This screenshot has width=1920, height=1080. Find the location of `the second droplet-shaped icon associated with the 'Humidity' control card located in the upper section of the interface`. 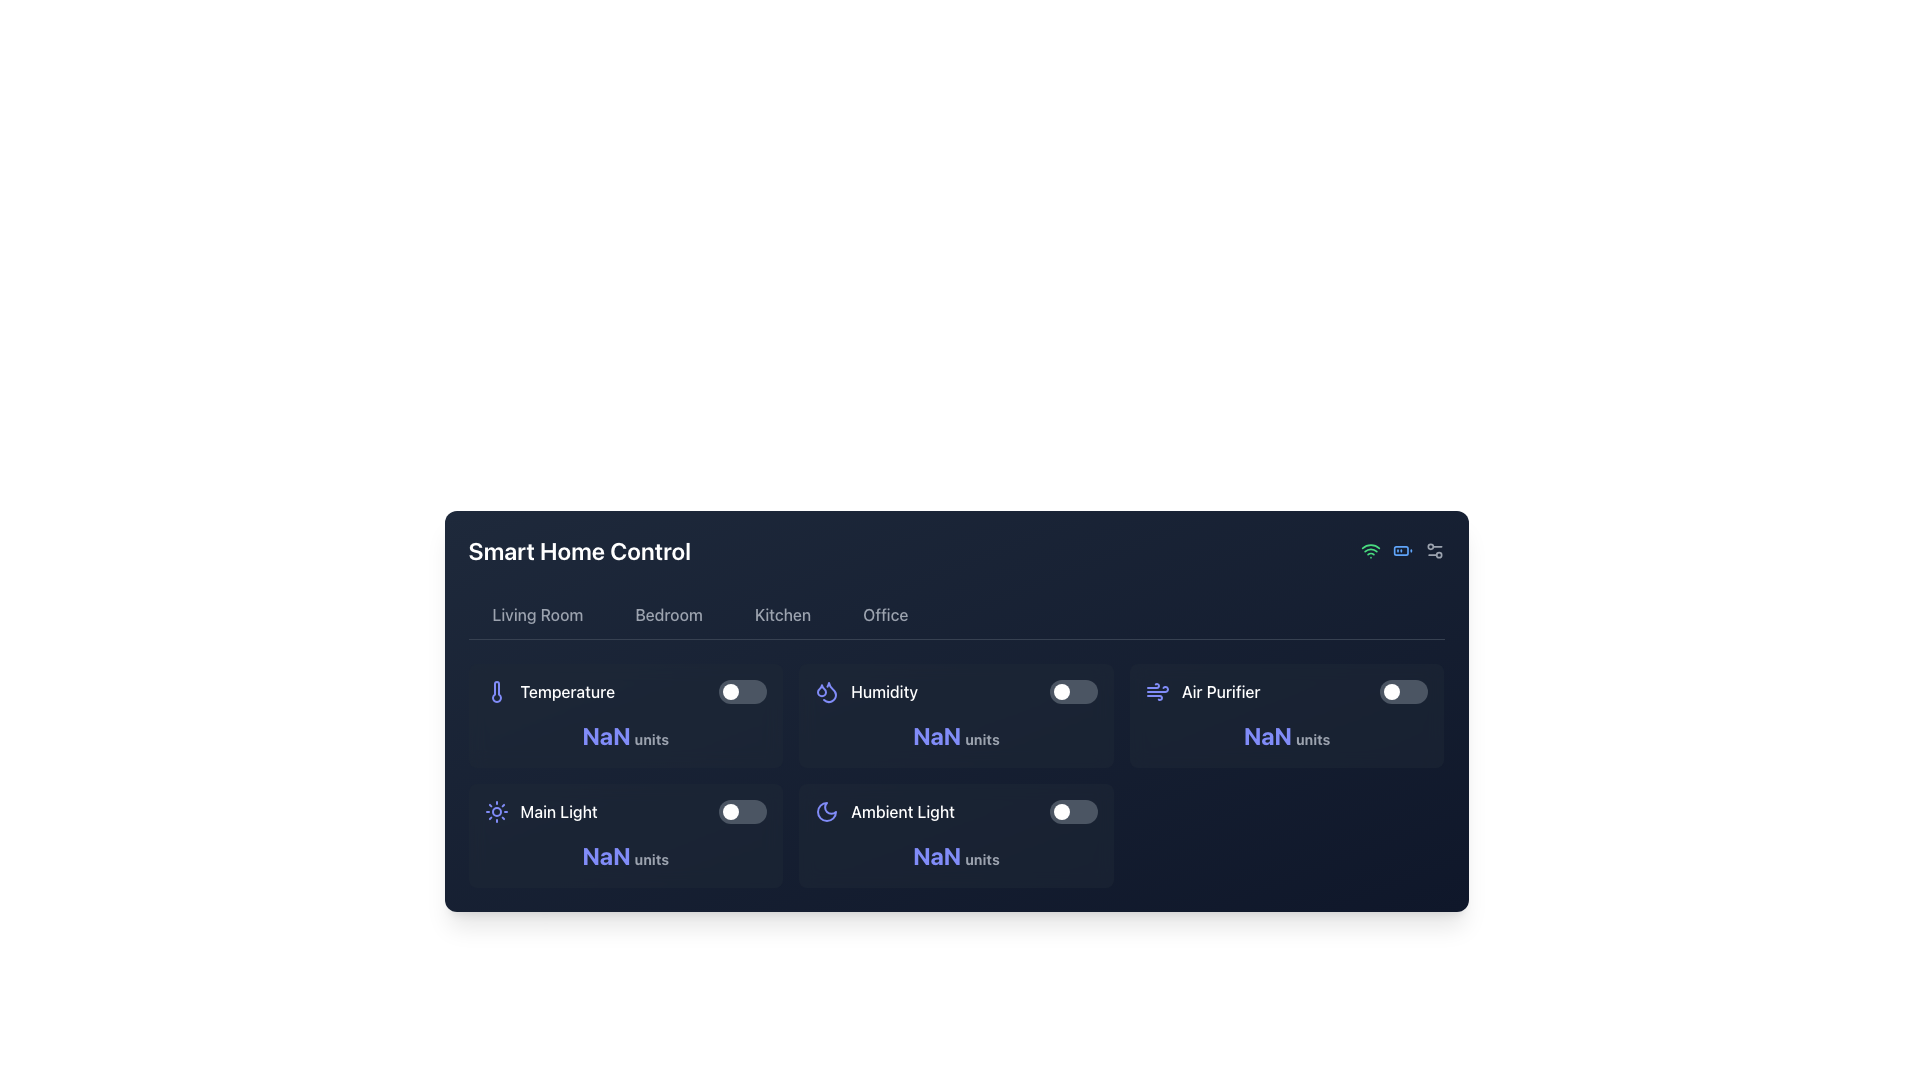

the second droplet-shaped icon associated with the 'Humidity' control card located in the upper section of the interface is located at coordinates (830, 691).